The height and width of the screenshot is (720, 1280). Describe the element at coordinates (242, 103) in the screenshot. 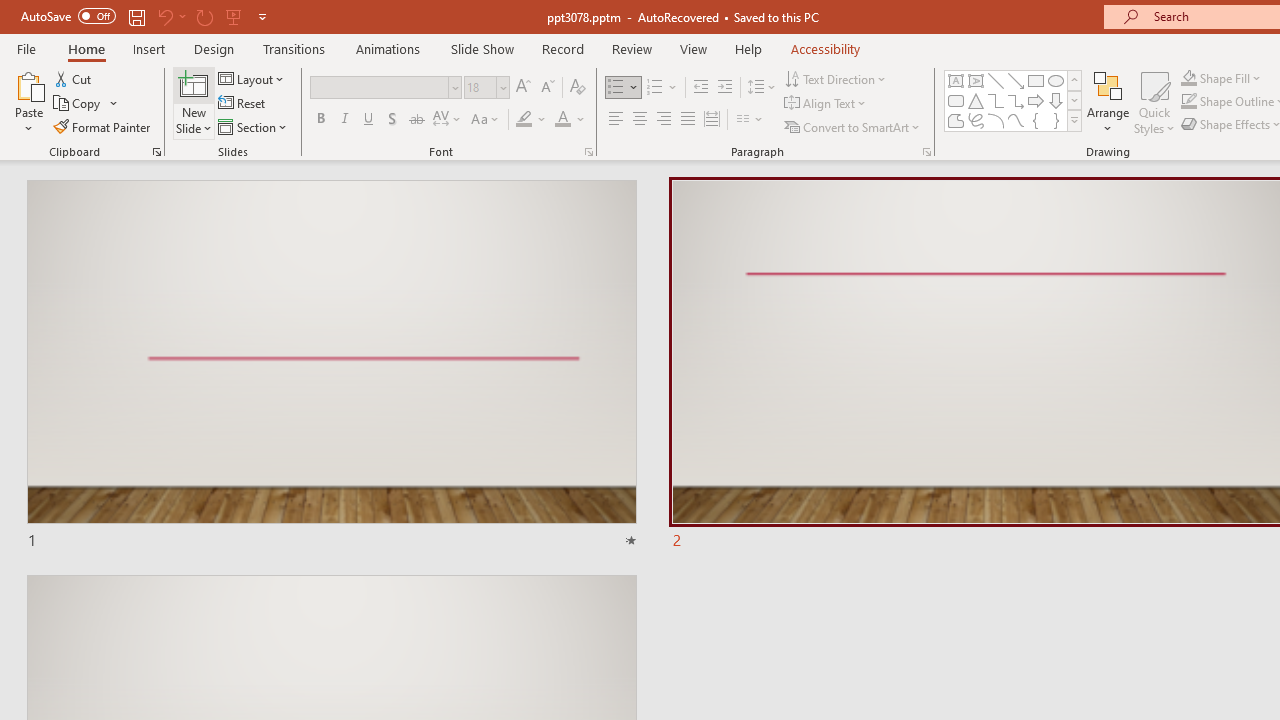

I see `'Reset'` at that location.